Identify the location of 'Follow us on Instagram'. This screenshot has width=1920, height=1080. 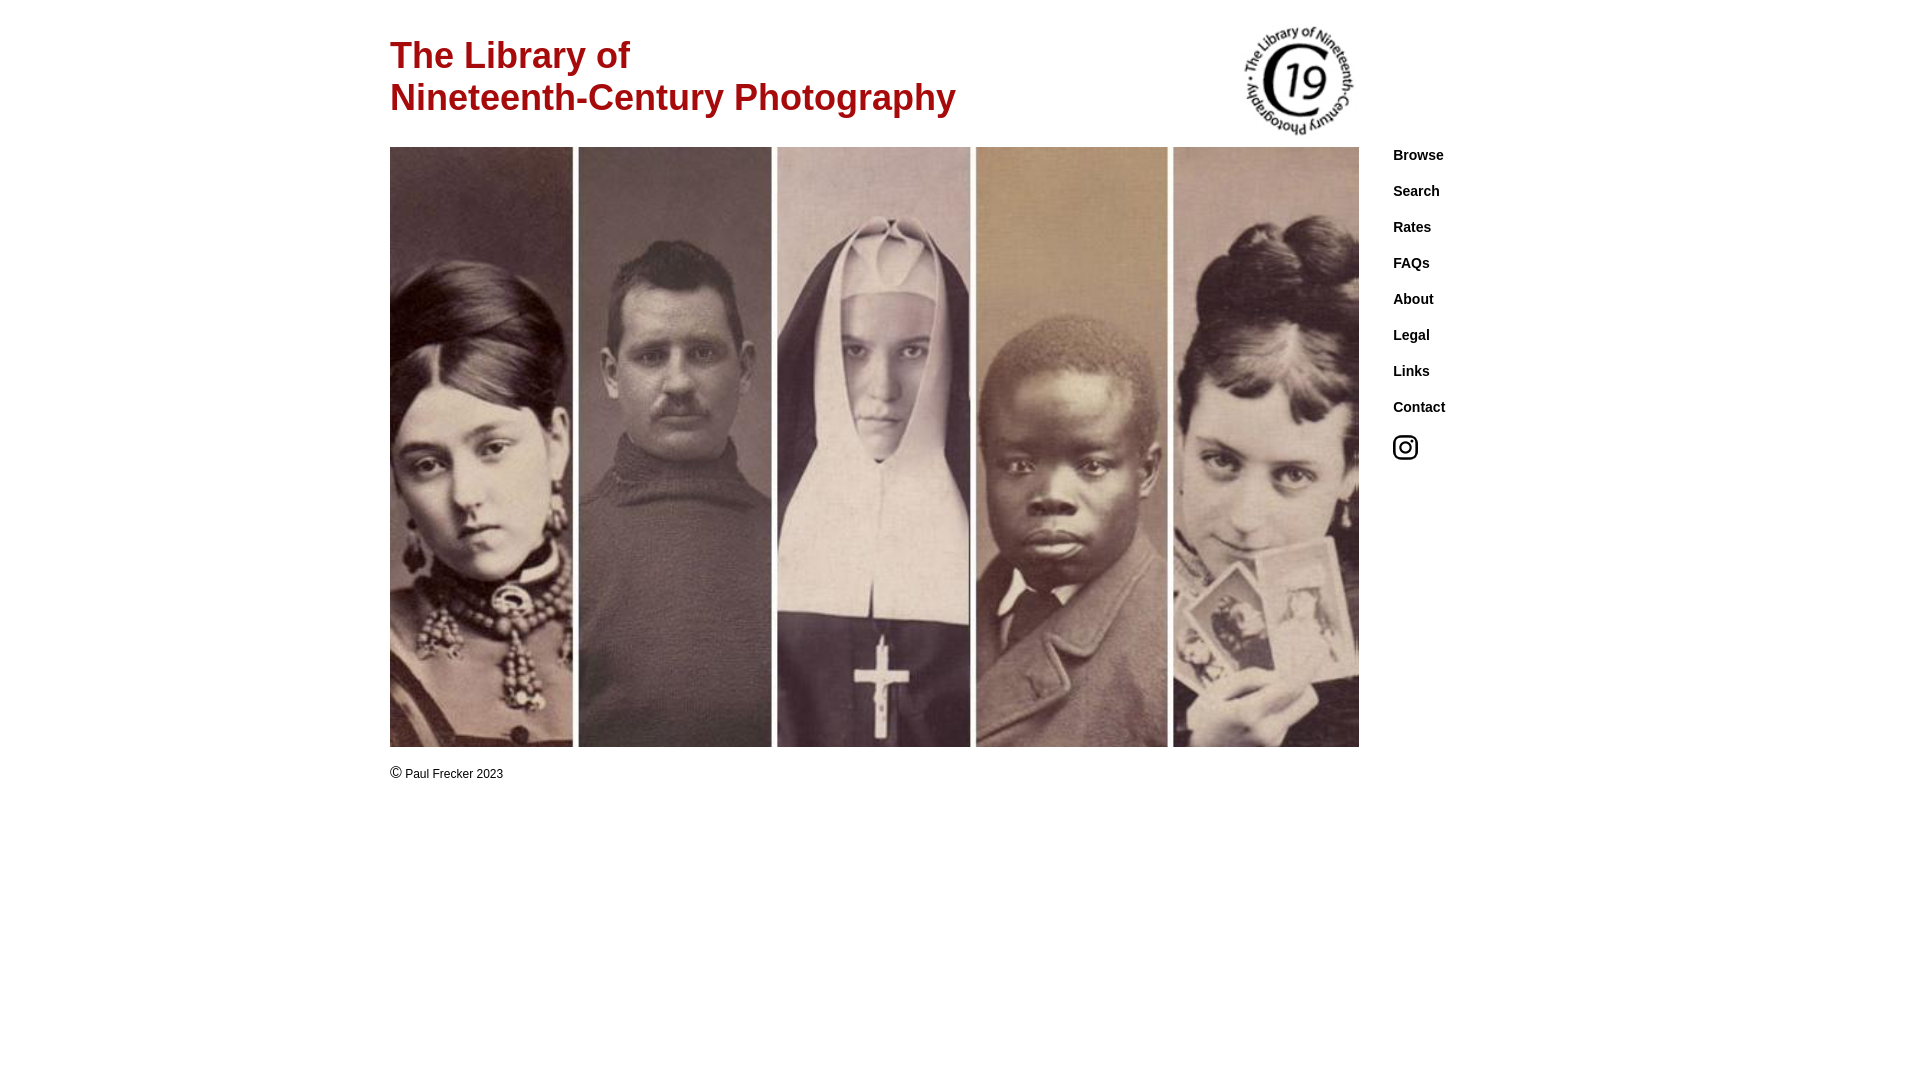
(1404, 455).